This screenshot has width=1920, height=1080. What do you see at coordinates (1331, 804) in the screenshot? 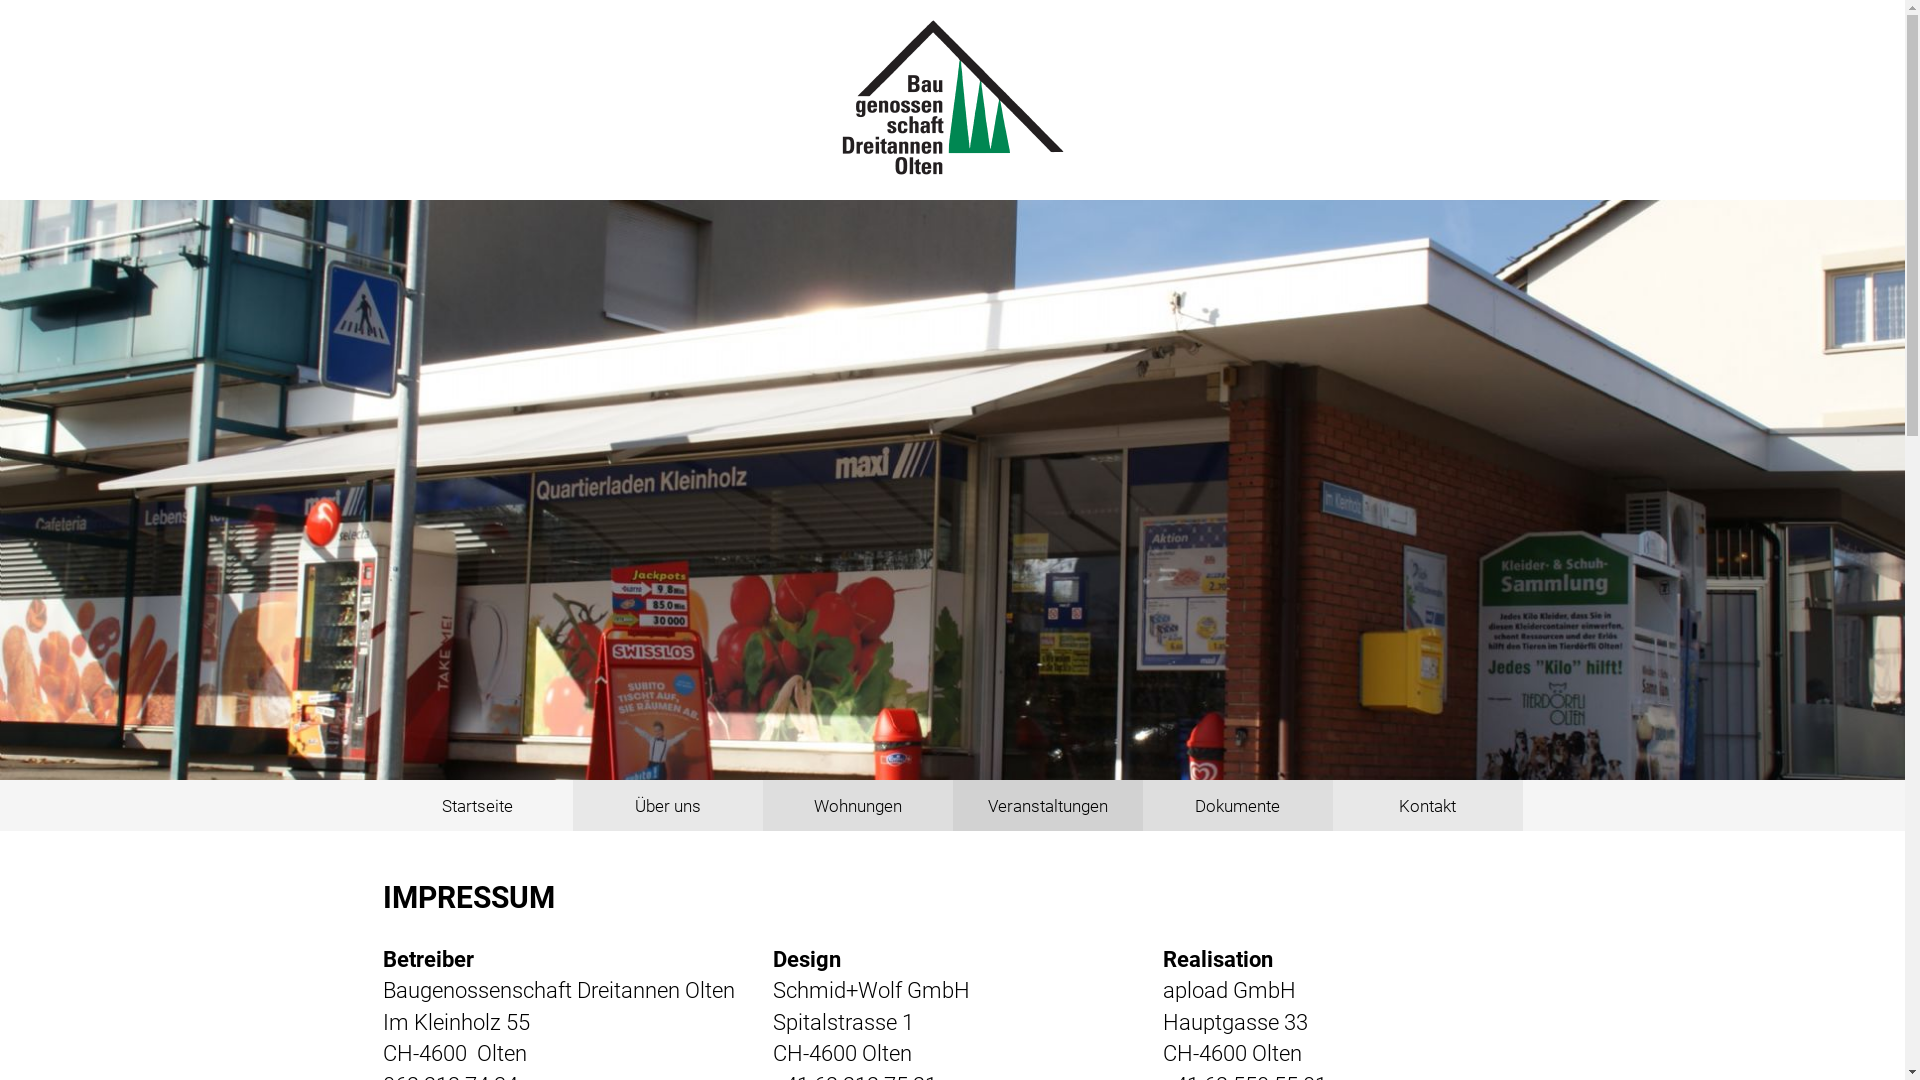
I see `'Kontakt'` at bounding box center [1331, 804].